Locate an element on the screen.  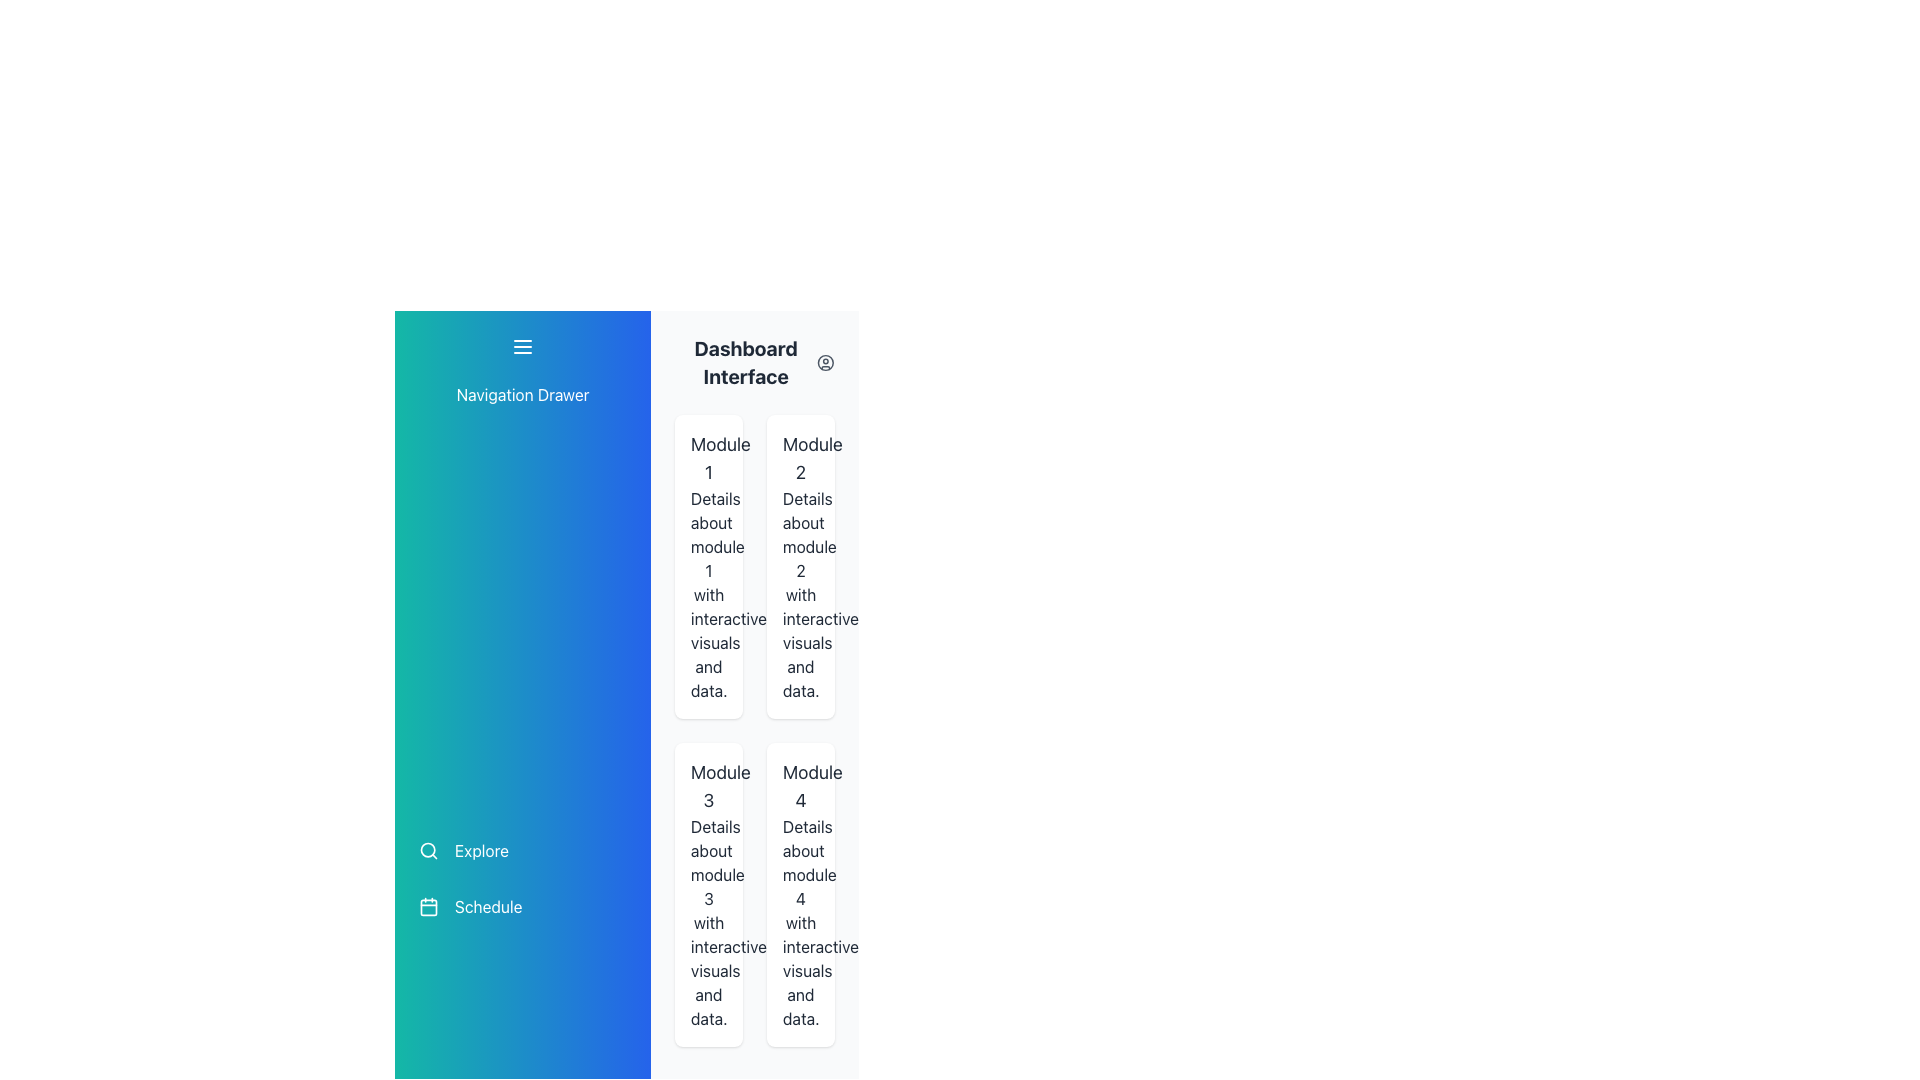
the menu icon button located at the top left corner of the Navigation Drawer is located at coordinates (523, 346).